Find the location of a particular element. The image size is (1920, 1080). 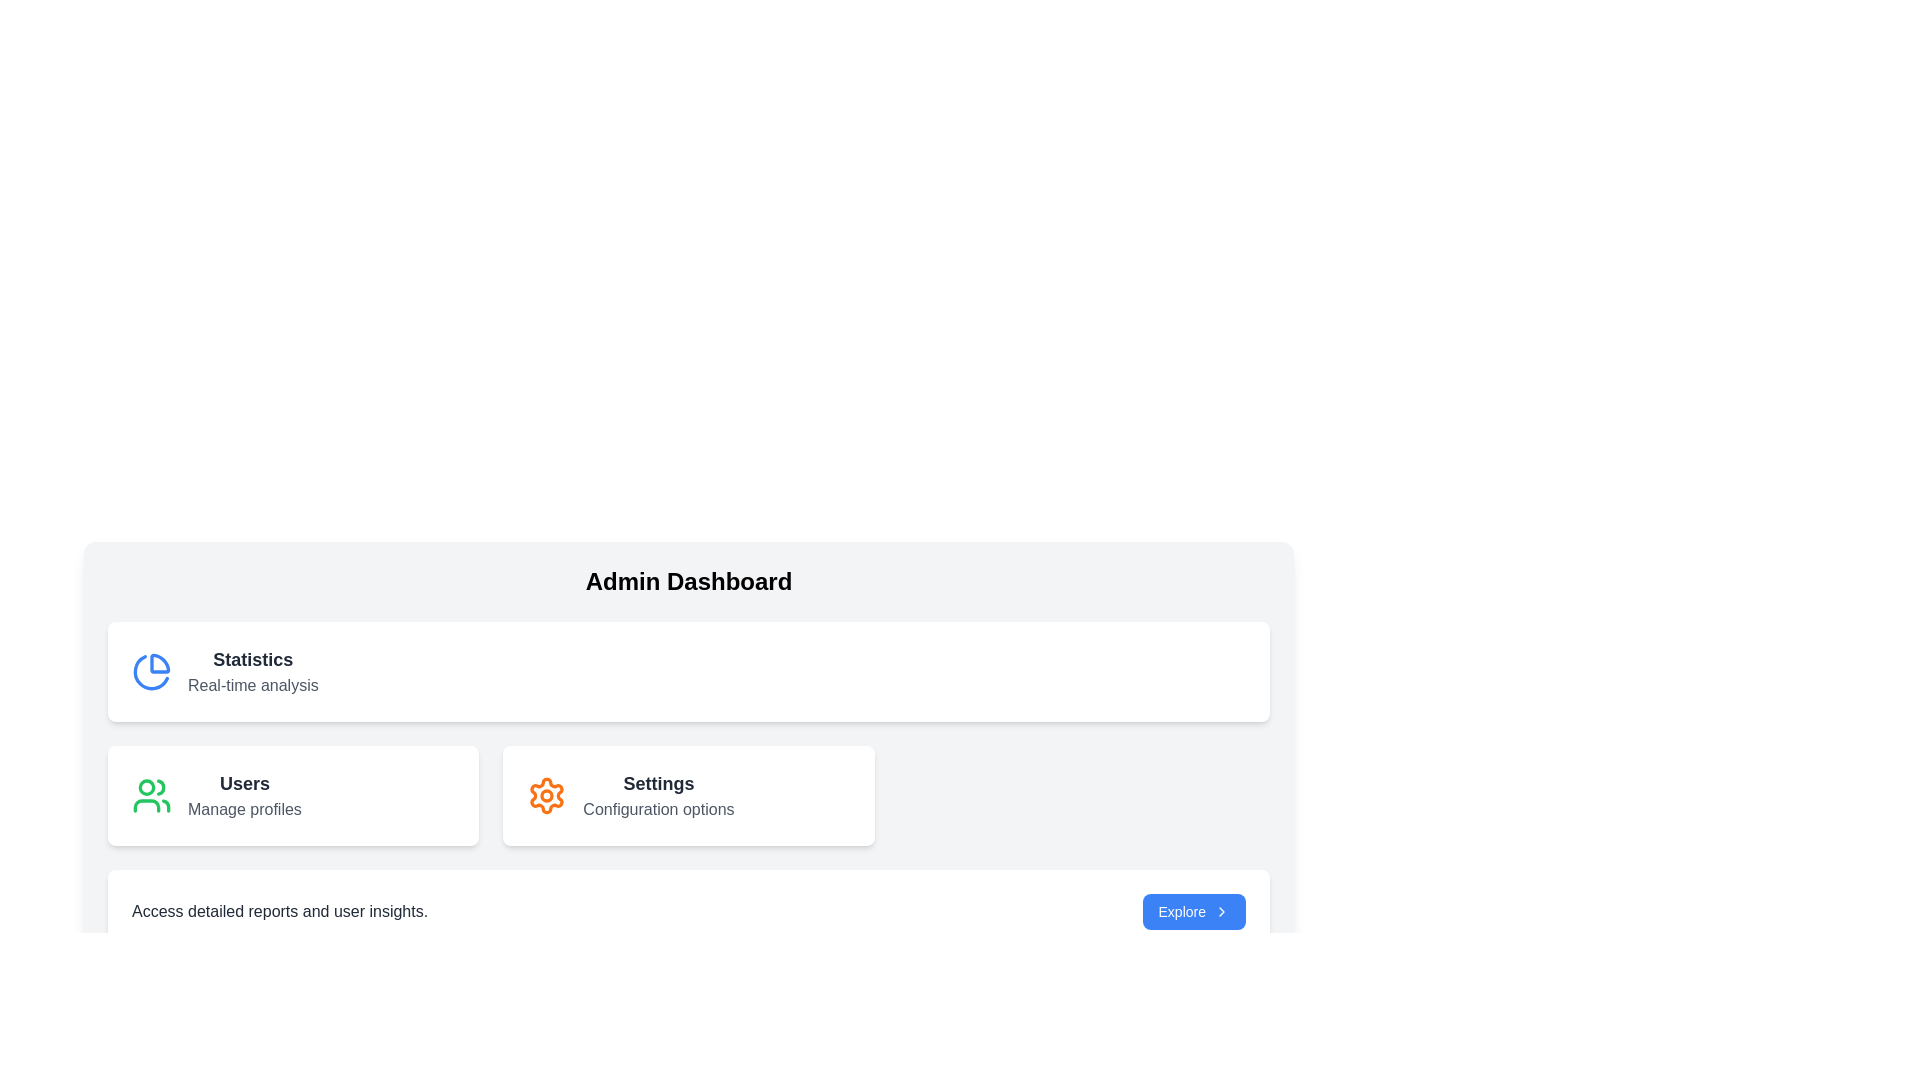

the titled label for the settings section, which is positioned above the text 'Configuration options' and to the right of the orange gear icon is located at coordinates (658, 782).